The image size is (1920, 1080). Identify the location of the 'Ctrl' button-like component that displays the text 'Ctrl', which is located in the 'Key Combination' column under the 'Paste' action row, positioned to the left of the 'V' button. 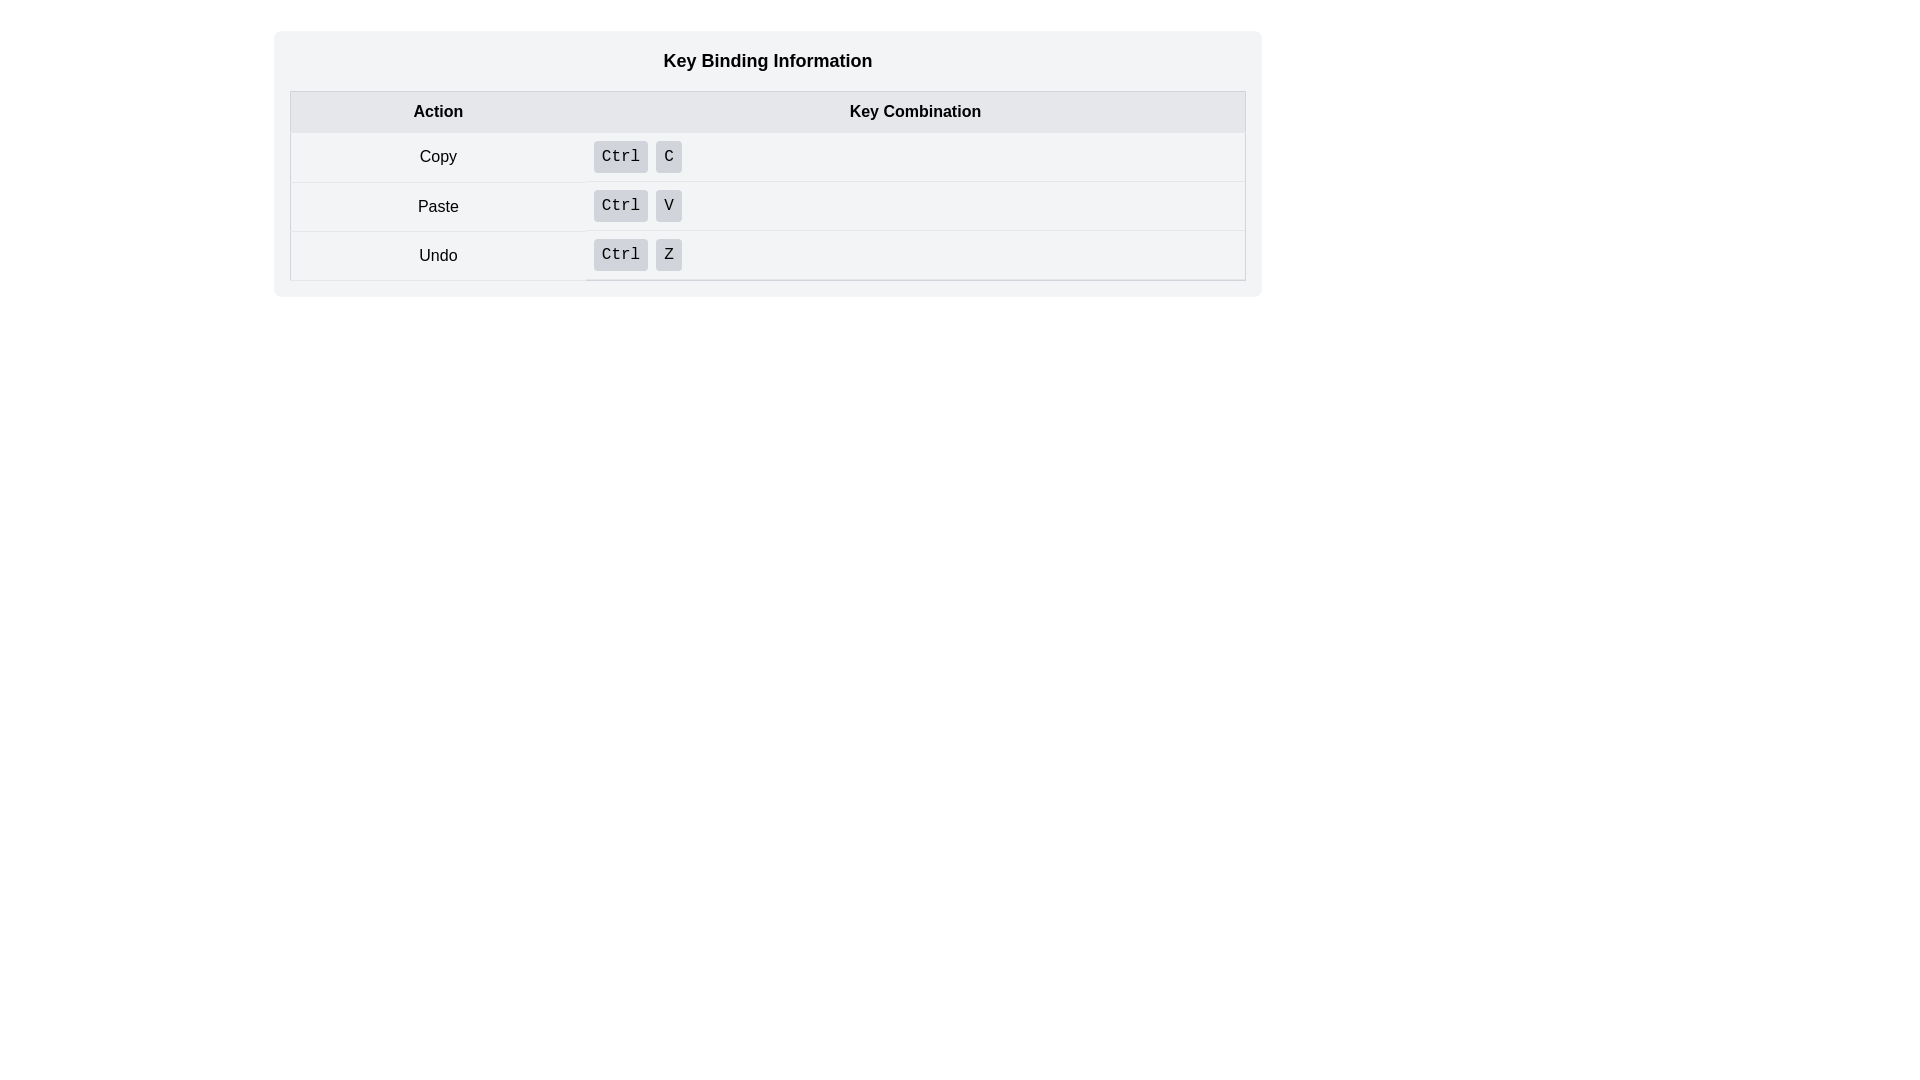
(619, 205).